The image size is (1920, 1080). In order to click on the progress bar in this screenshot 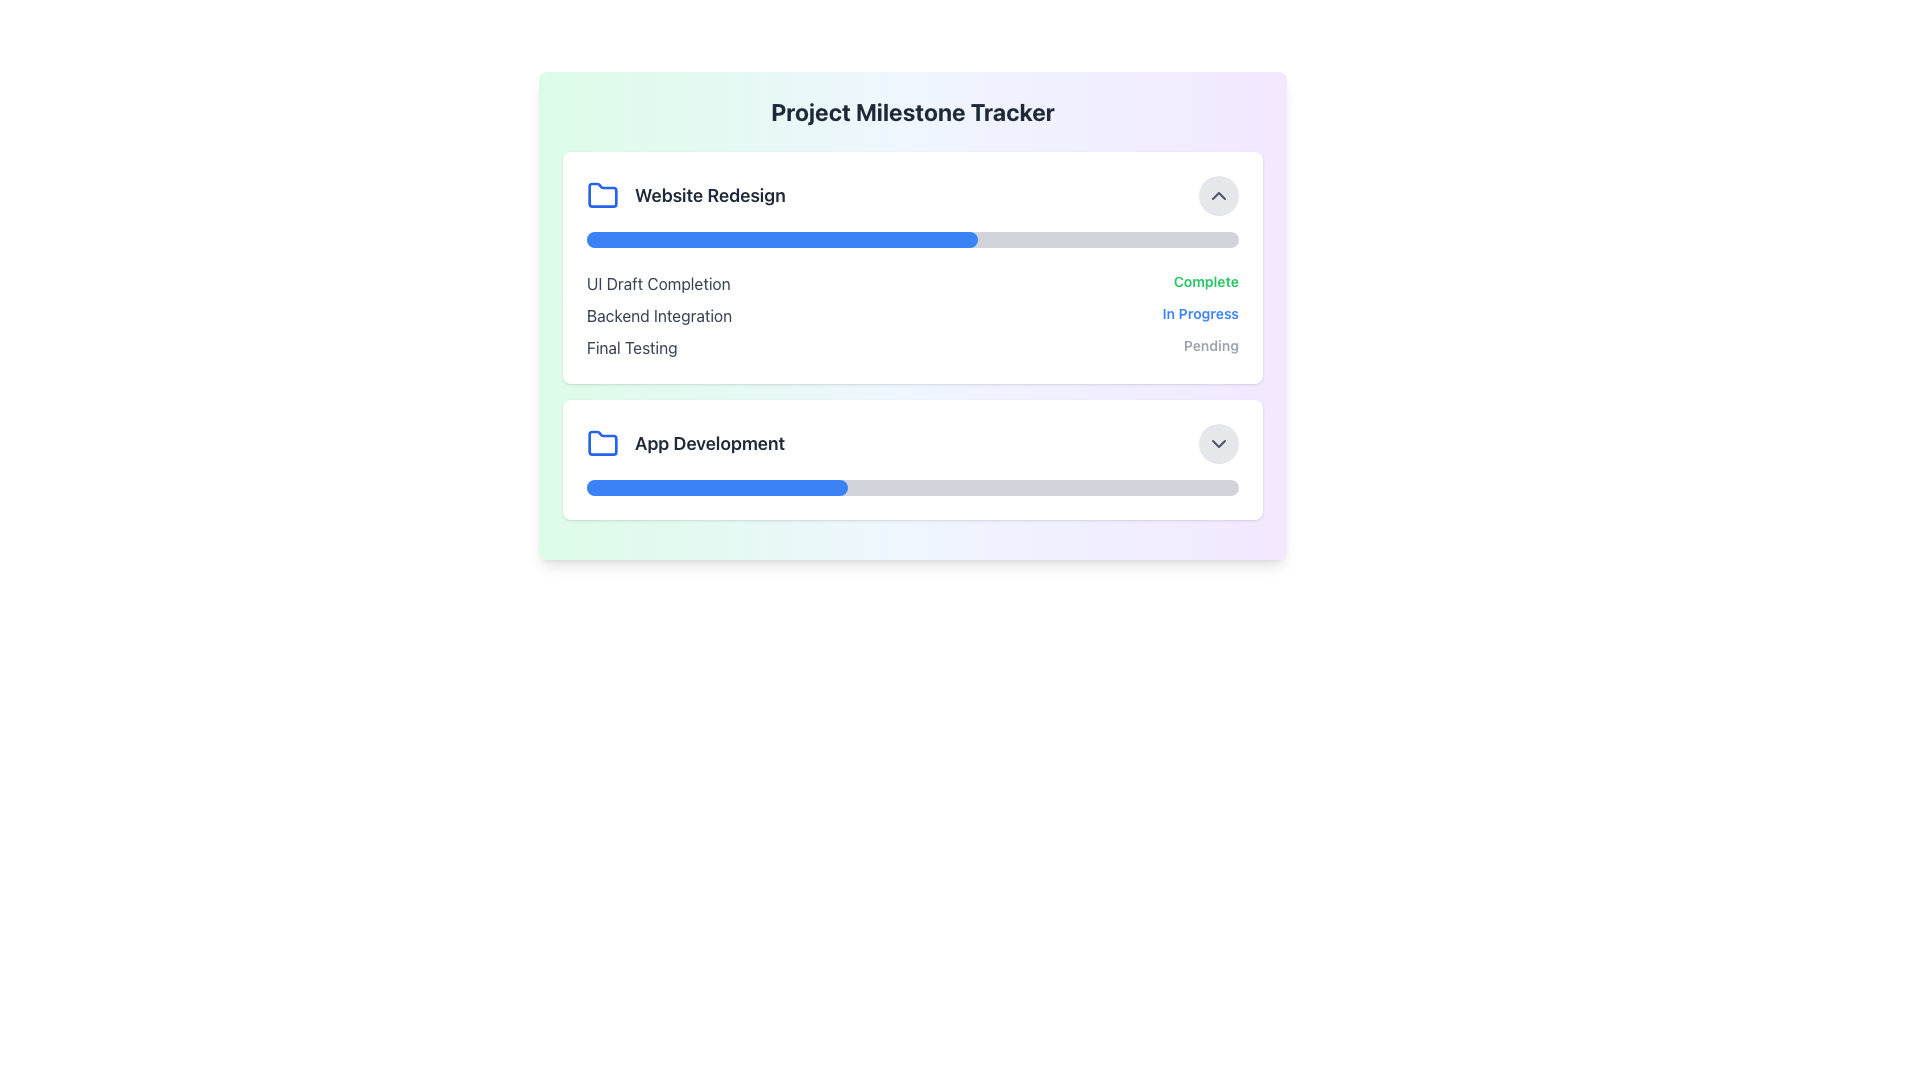, I will do `click(742, 238)`.